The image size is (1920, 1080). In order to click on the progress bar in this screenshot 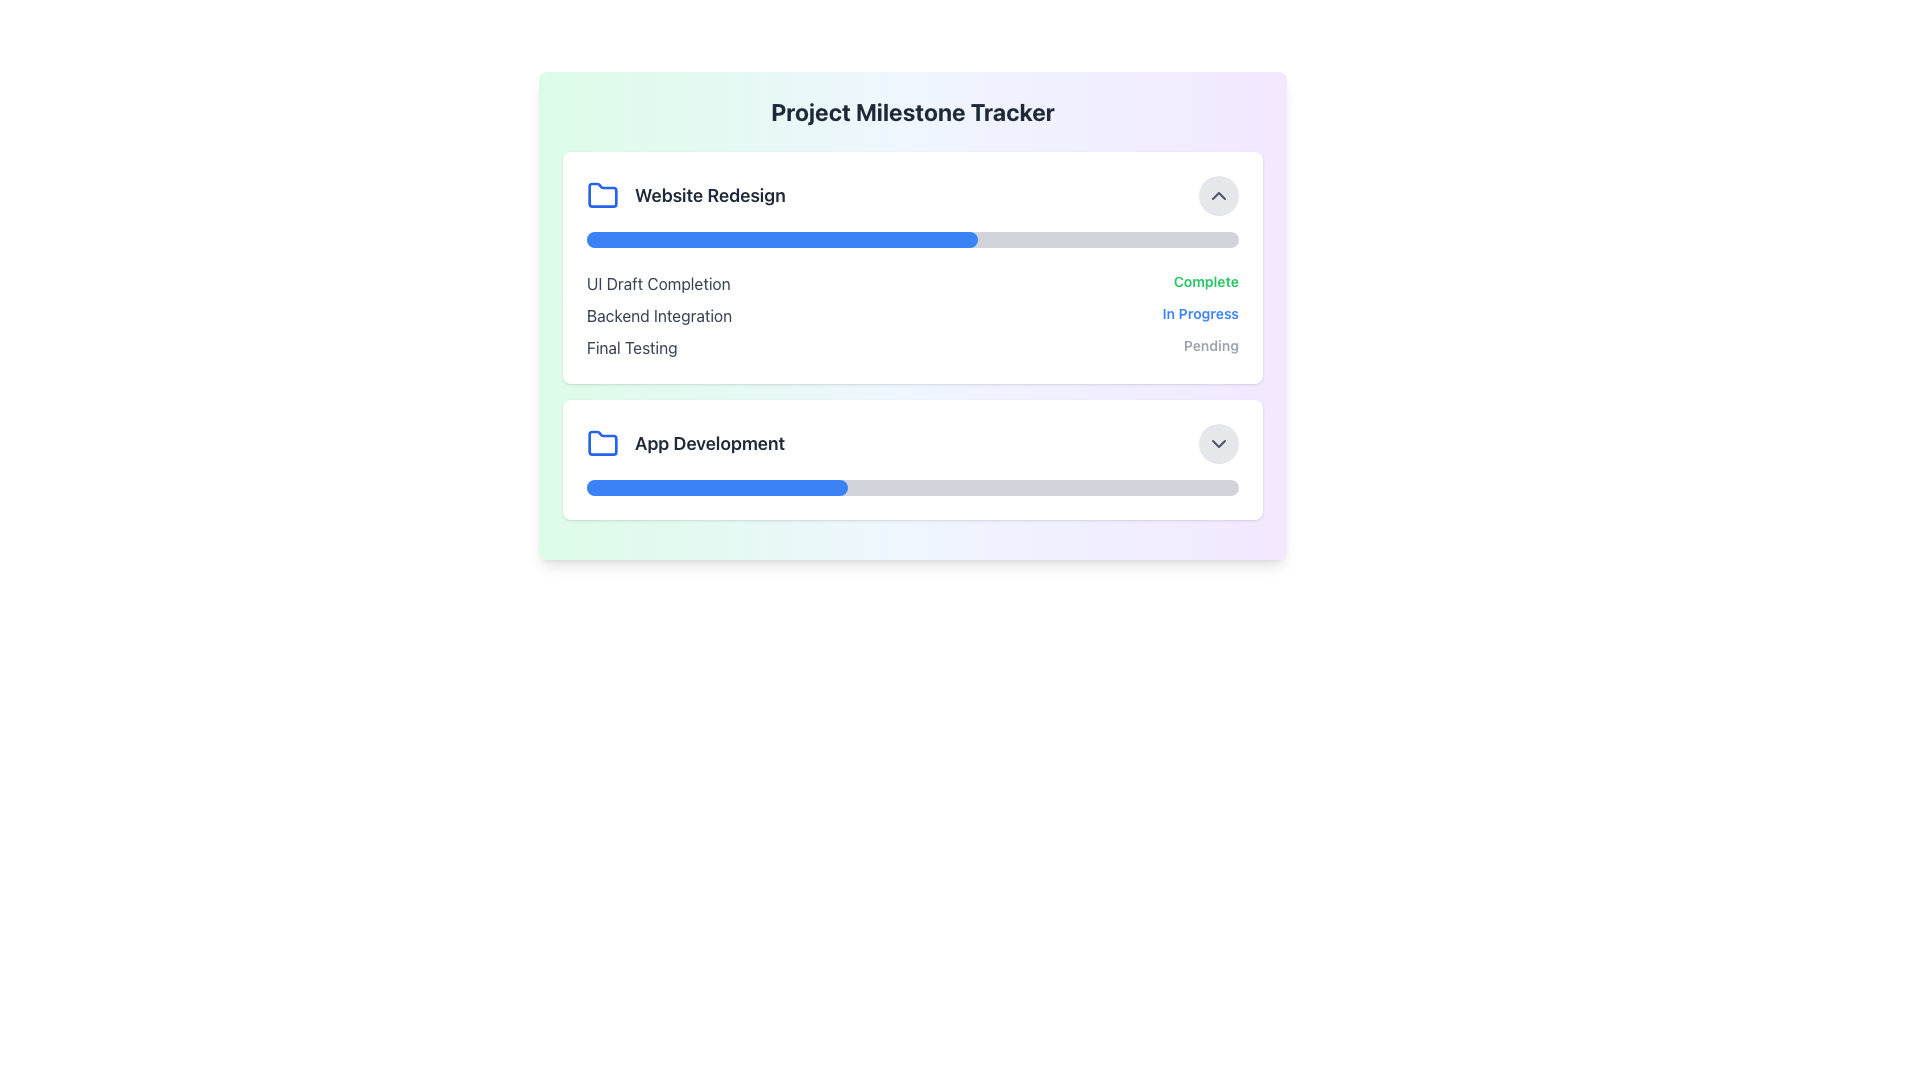, I will do `click(742, 238)`.